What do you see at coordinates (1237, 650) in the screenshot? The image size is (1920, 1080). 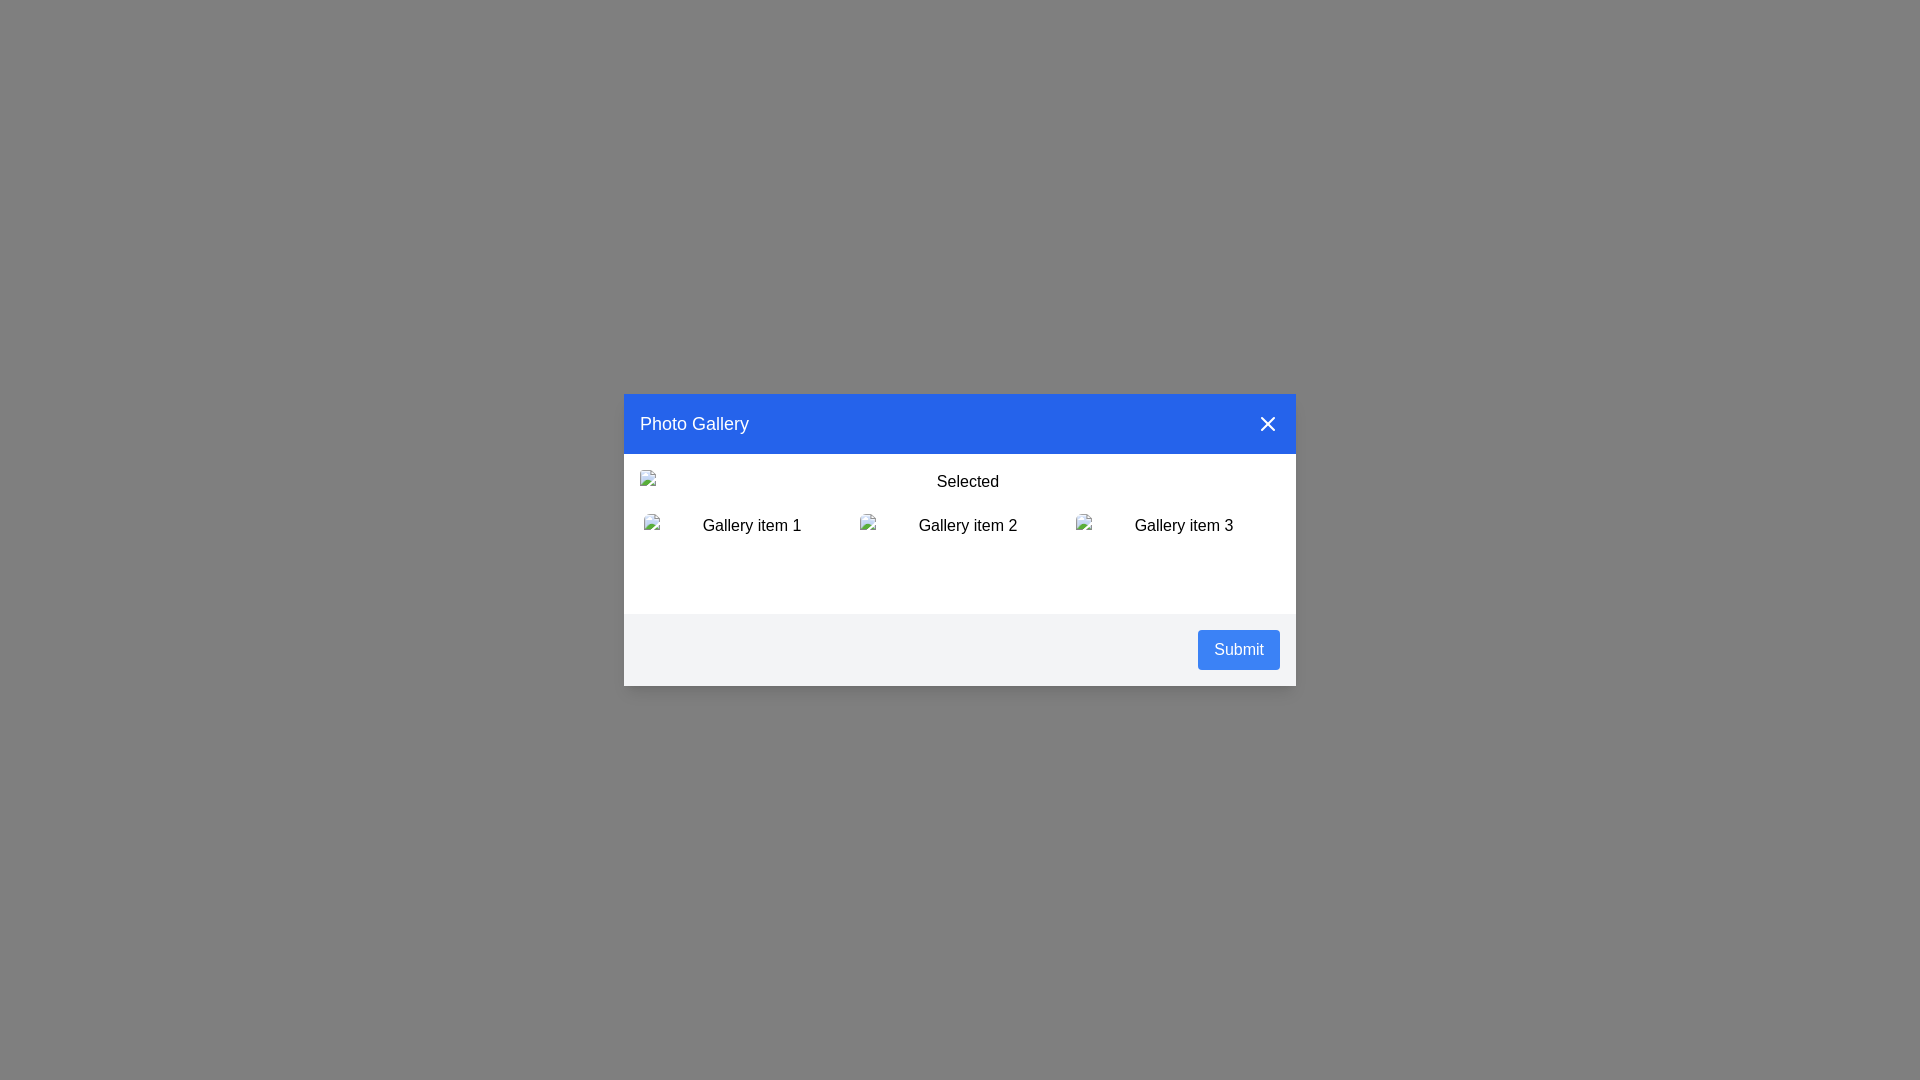 I see `the 'Submit' button to confirm the selection` at bounding box center [1237, 650].